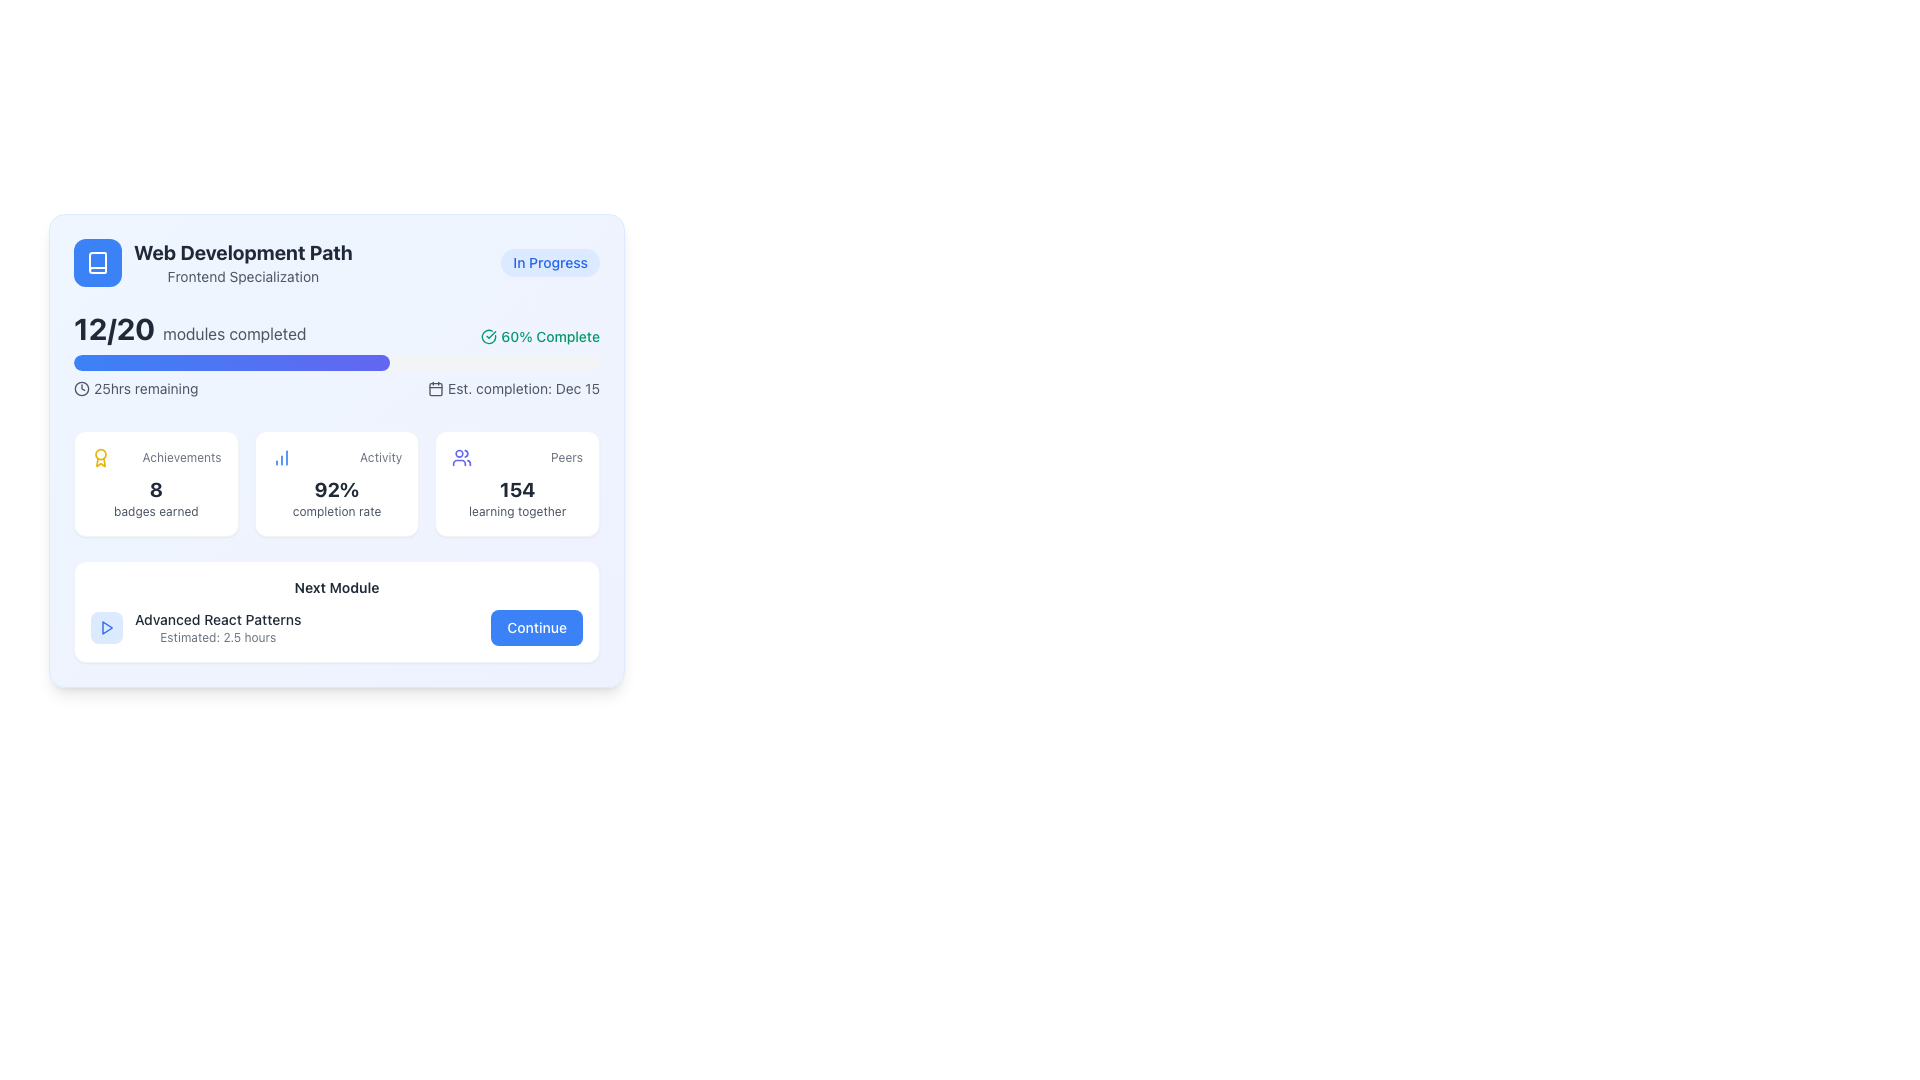 This screenshot has height=1080, width=1920. I want to click on the 'Activity' informational card which is the second card in a row of three, featuring a blue chart icon and displaying '92%' as the completion rate, so click(336, 483).